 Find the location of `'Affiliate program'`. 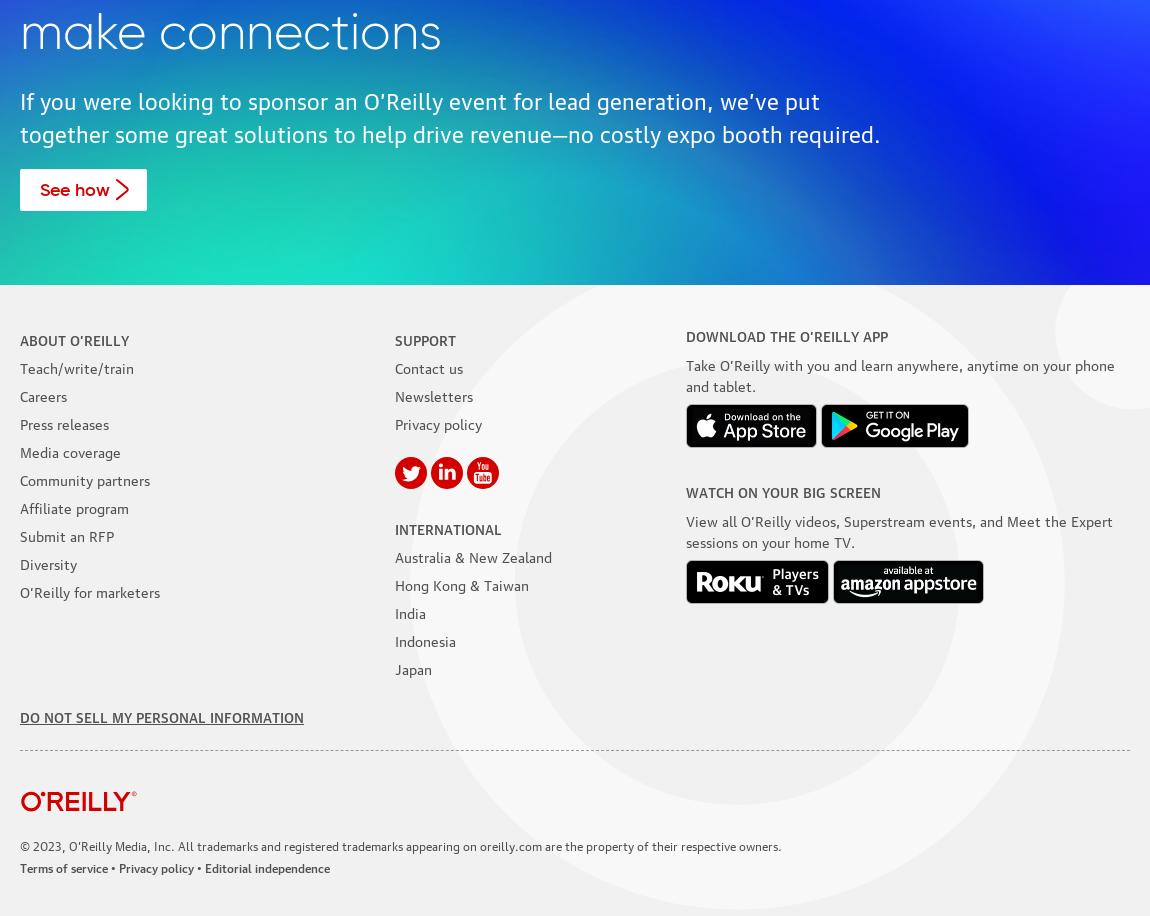

'Affiliate program' is located at coordinates (19, 505).